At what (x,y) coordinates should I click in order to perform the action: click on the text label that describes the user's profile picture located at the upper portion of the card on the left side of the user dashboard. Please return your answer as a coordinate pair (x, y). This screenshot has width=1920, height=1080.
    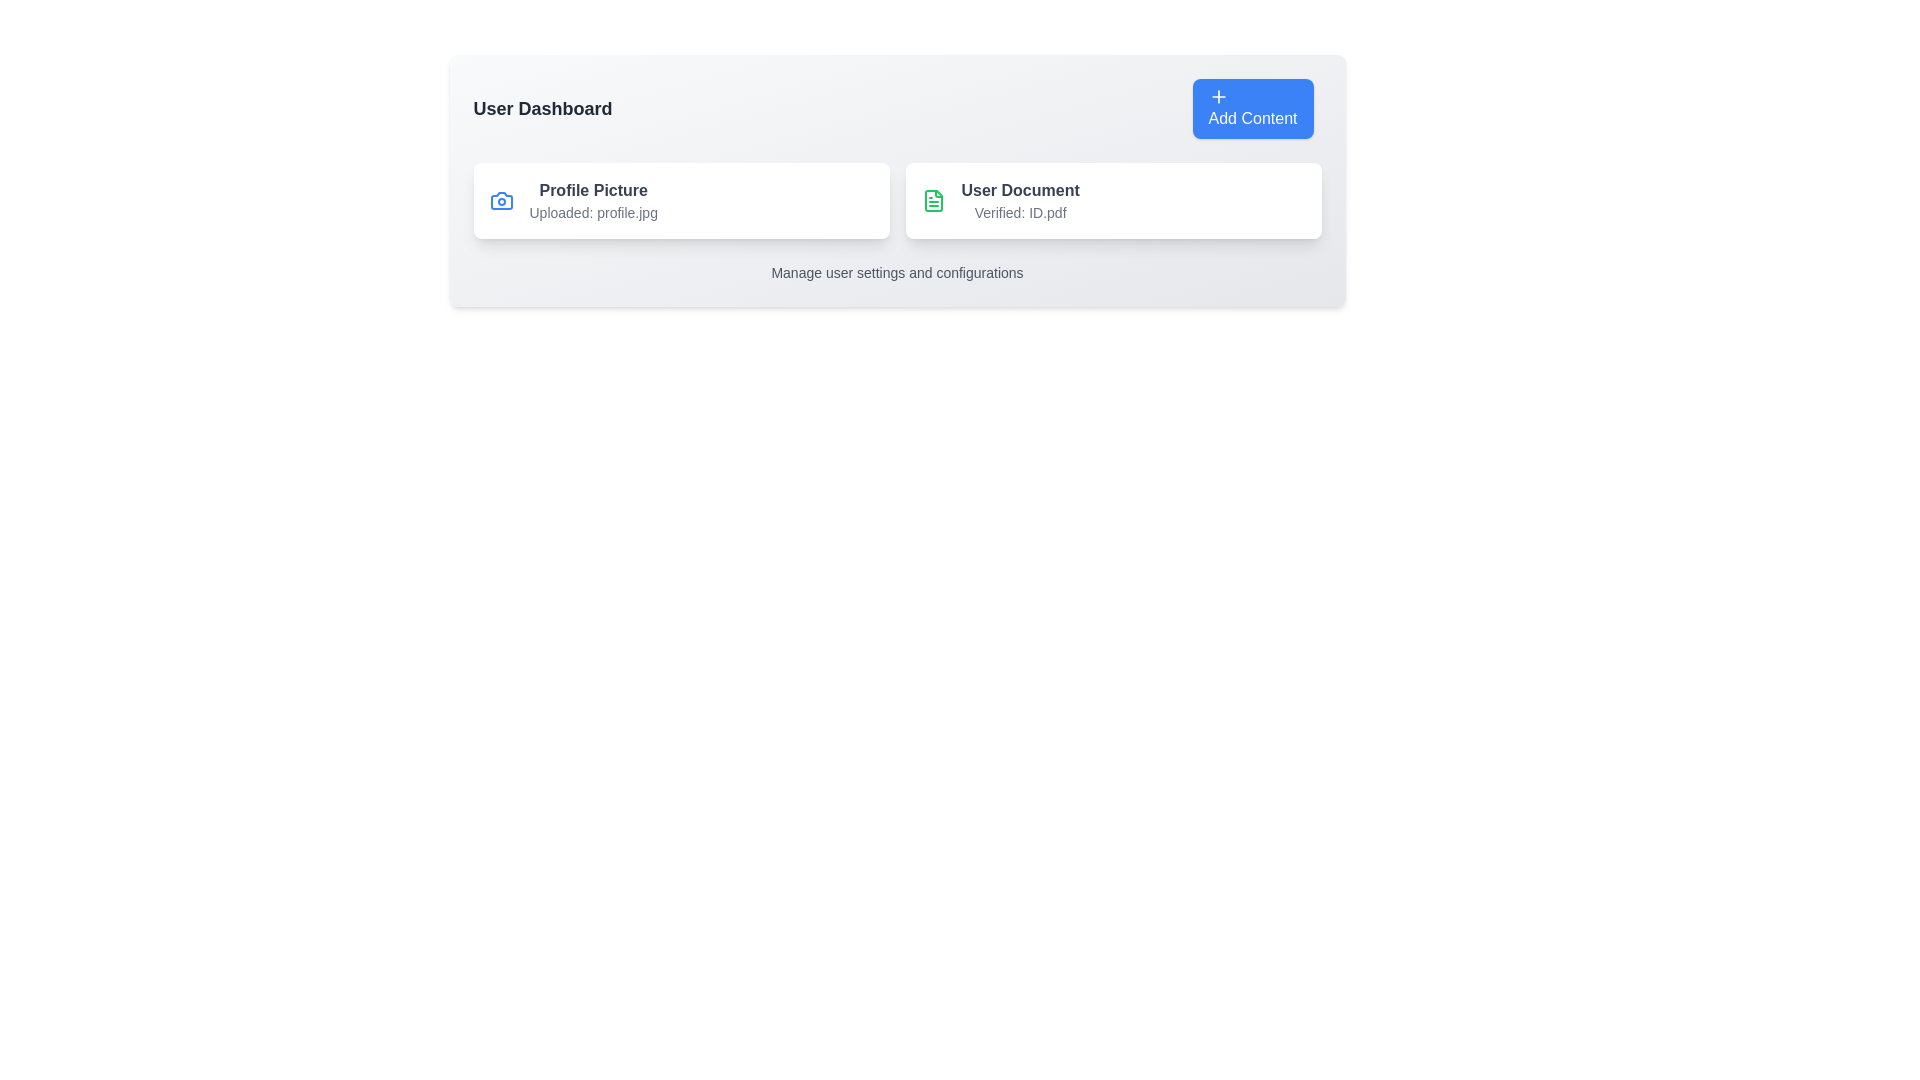
    Looking at the image, I should click on (592, 191).